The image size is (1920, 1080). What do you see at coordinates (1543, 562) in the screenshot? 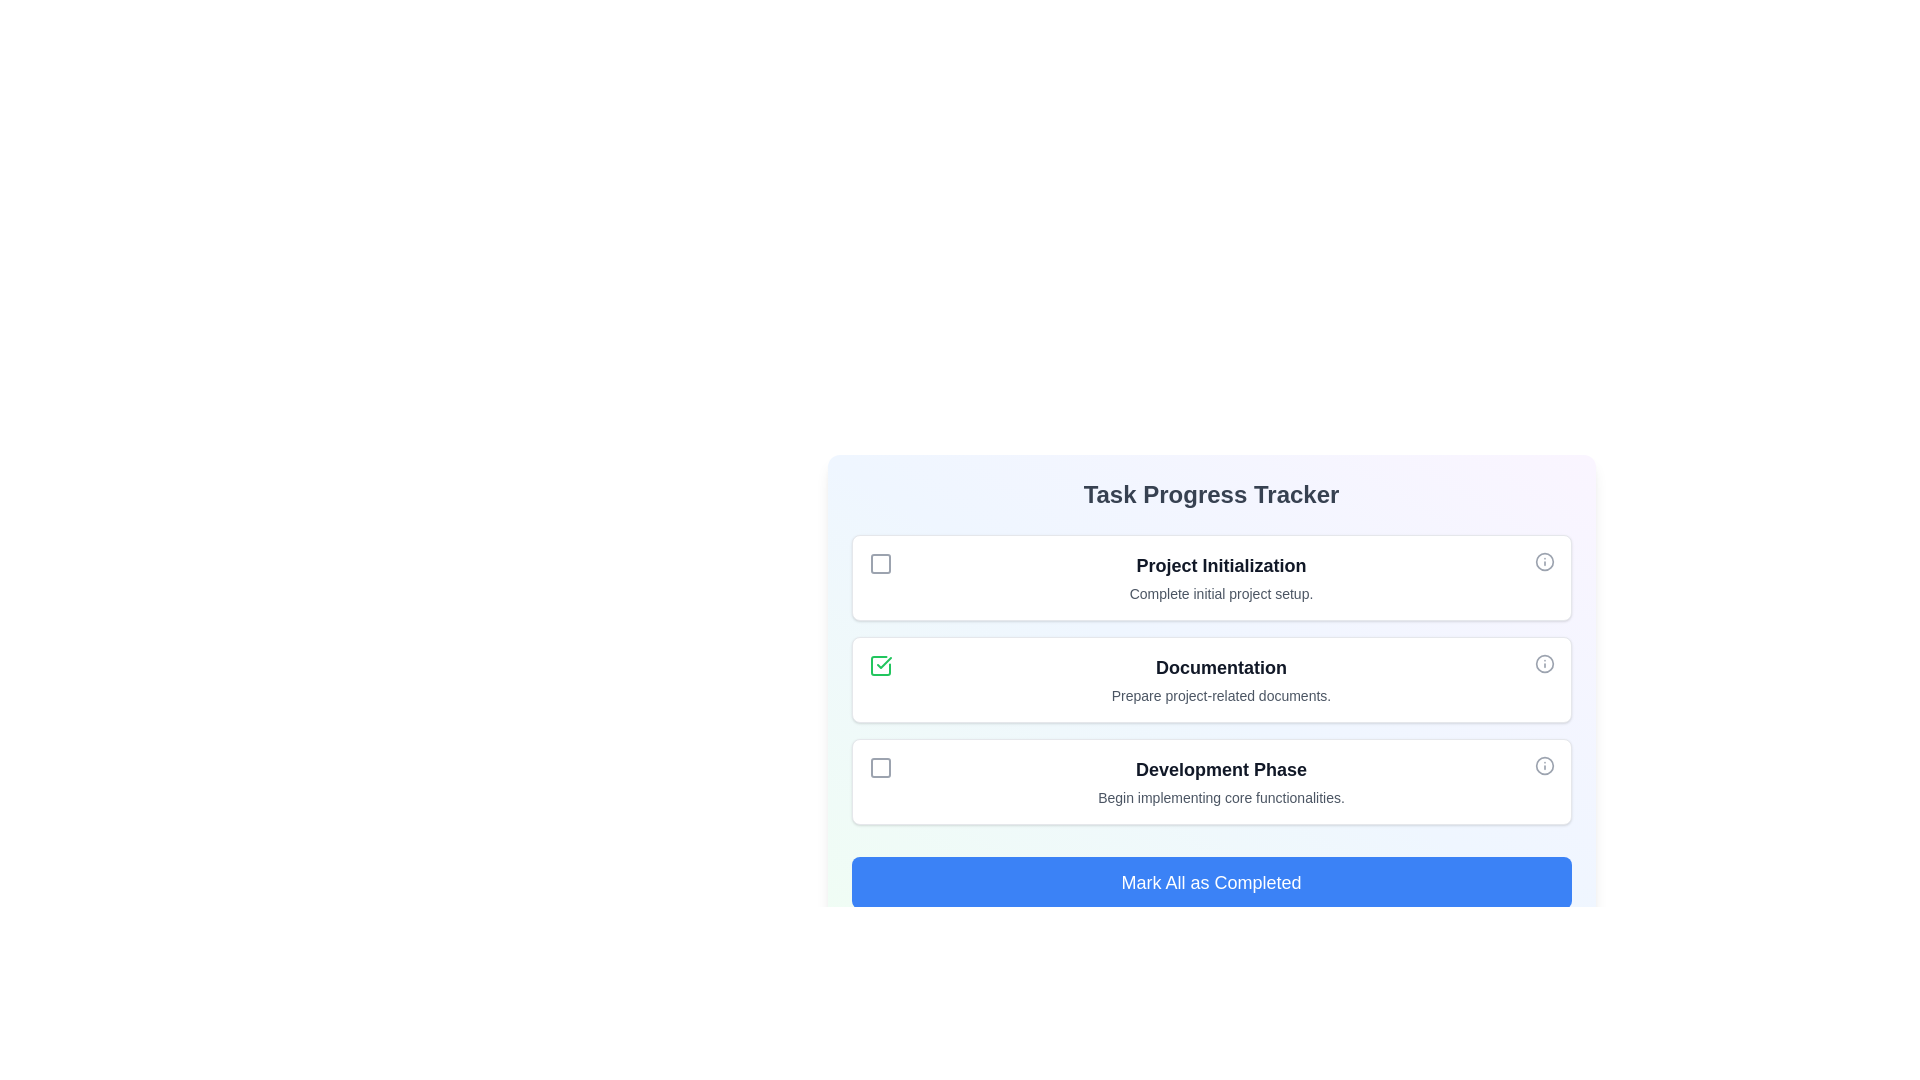
I see `the help icon located at the top-right corner of the 'Project Initialization' card` at bounding box center [1543, 562].